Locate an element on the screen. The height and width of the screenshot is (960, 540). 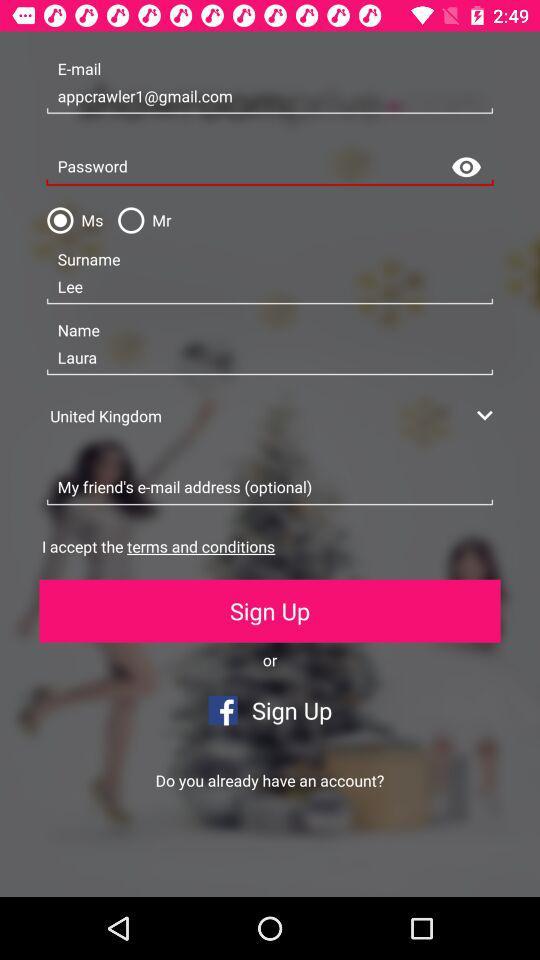
the icon to the left of sign up icon is located at coordinates (135, 864).